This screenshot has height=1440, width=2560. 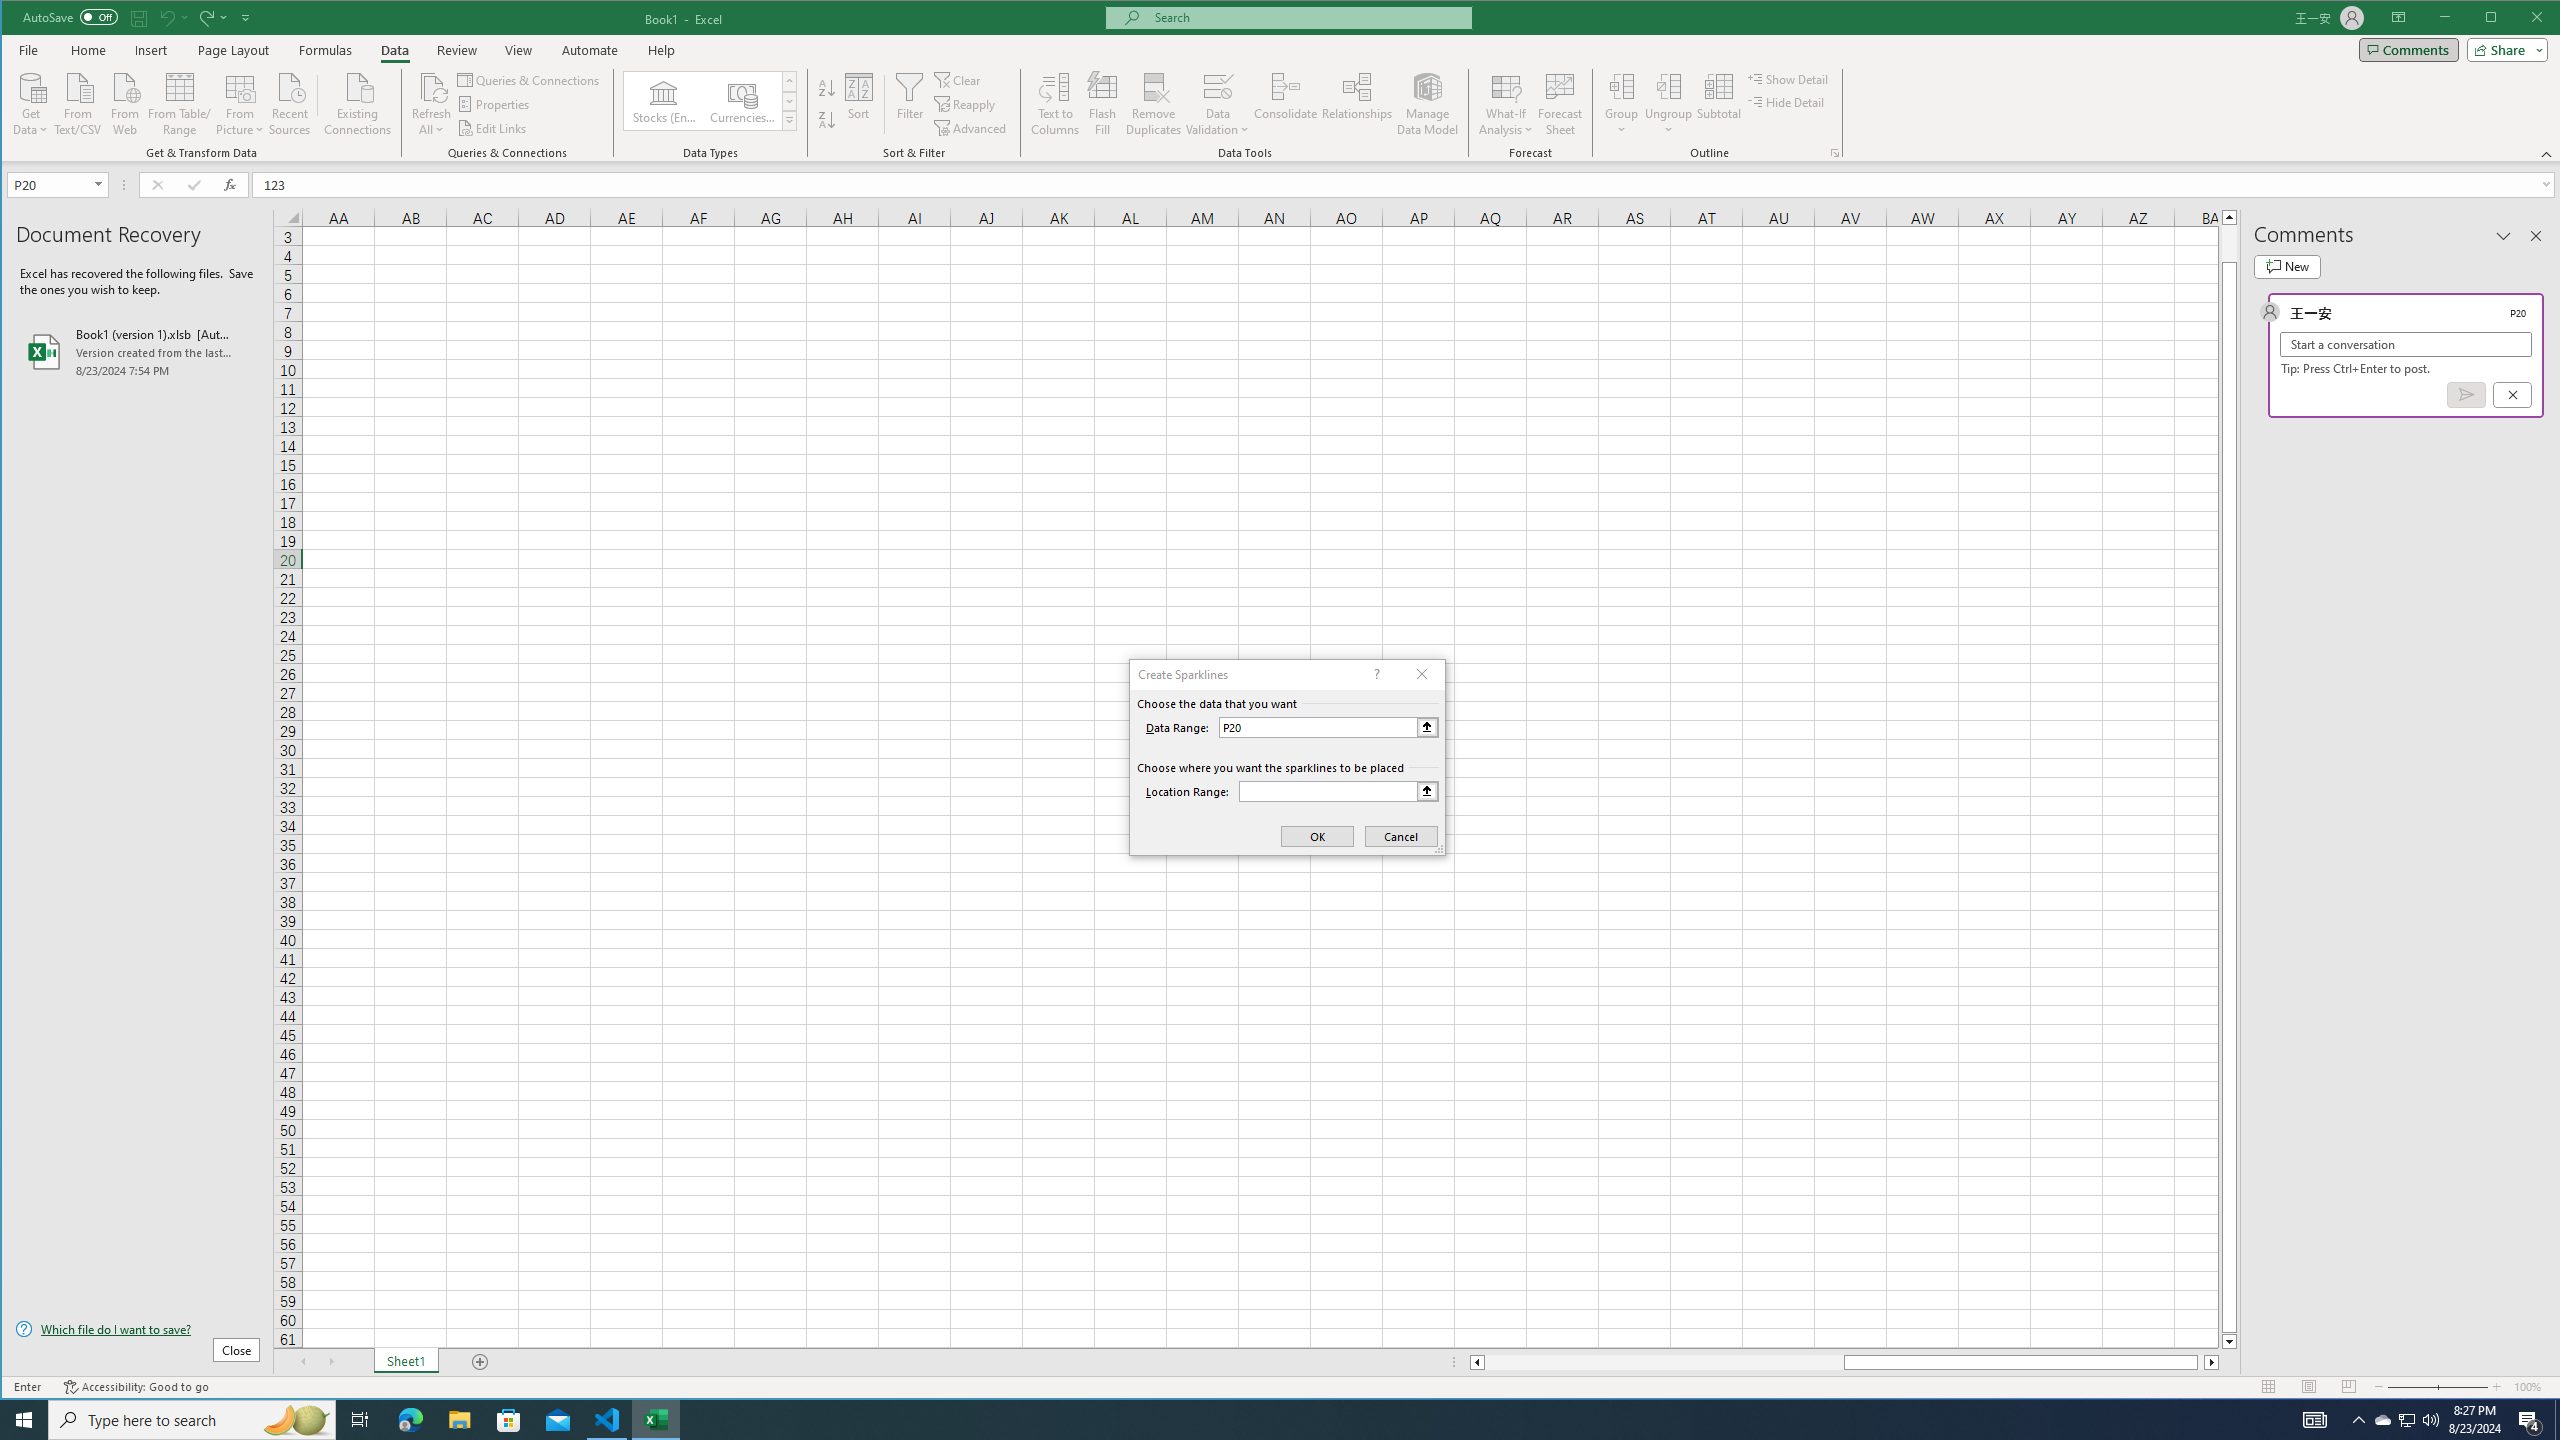 What do you see at coordinates (1055, 103) in the screenshot?
I see `'Text to Columns...'` at bounding box center [1055, 103].